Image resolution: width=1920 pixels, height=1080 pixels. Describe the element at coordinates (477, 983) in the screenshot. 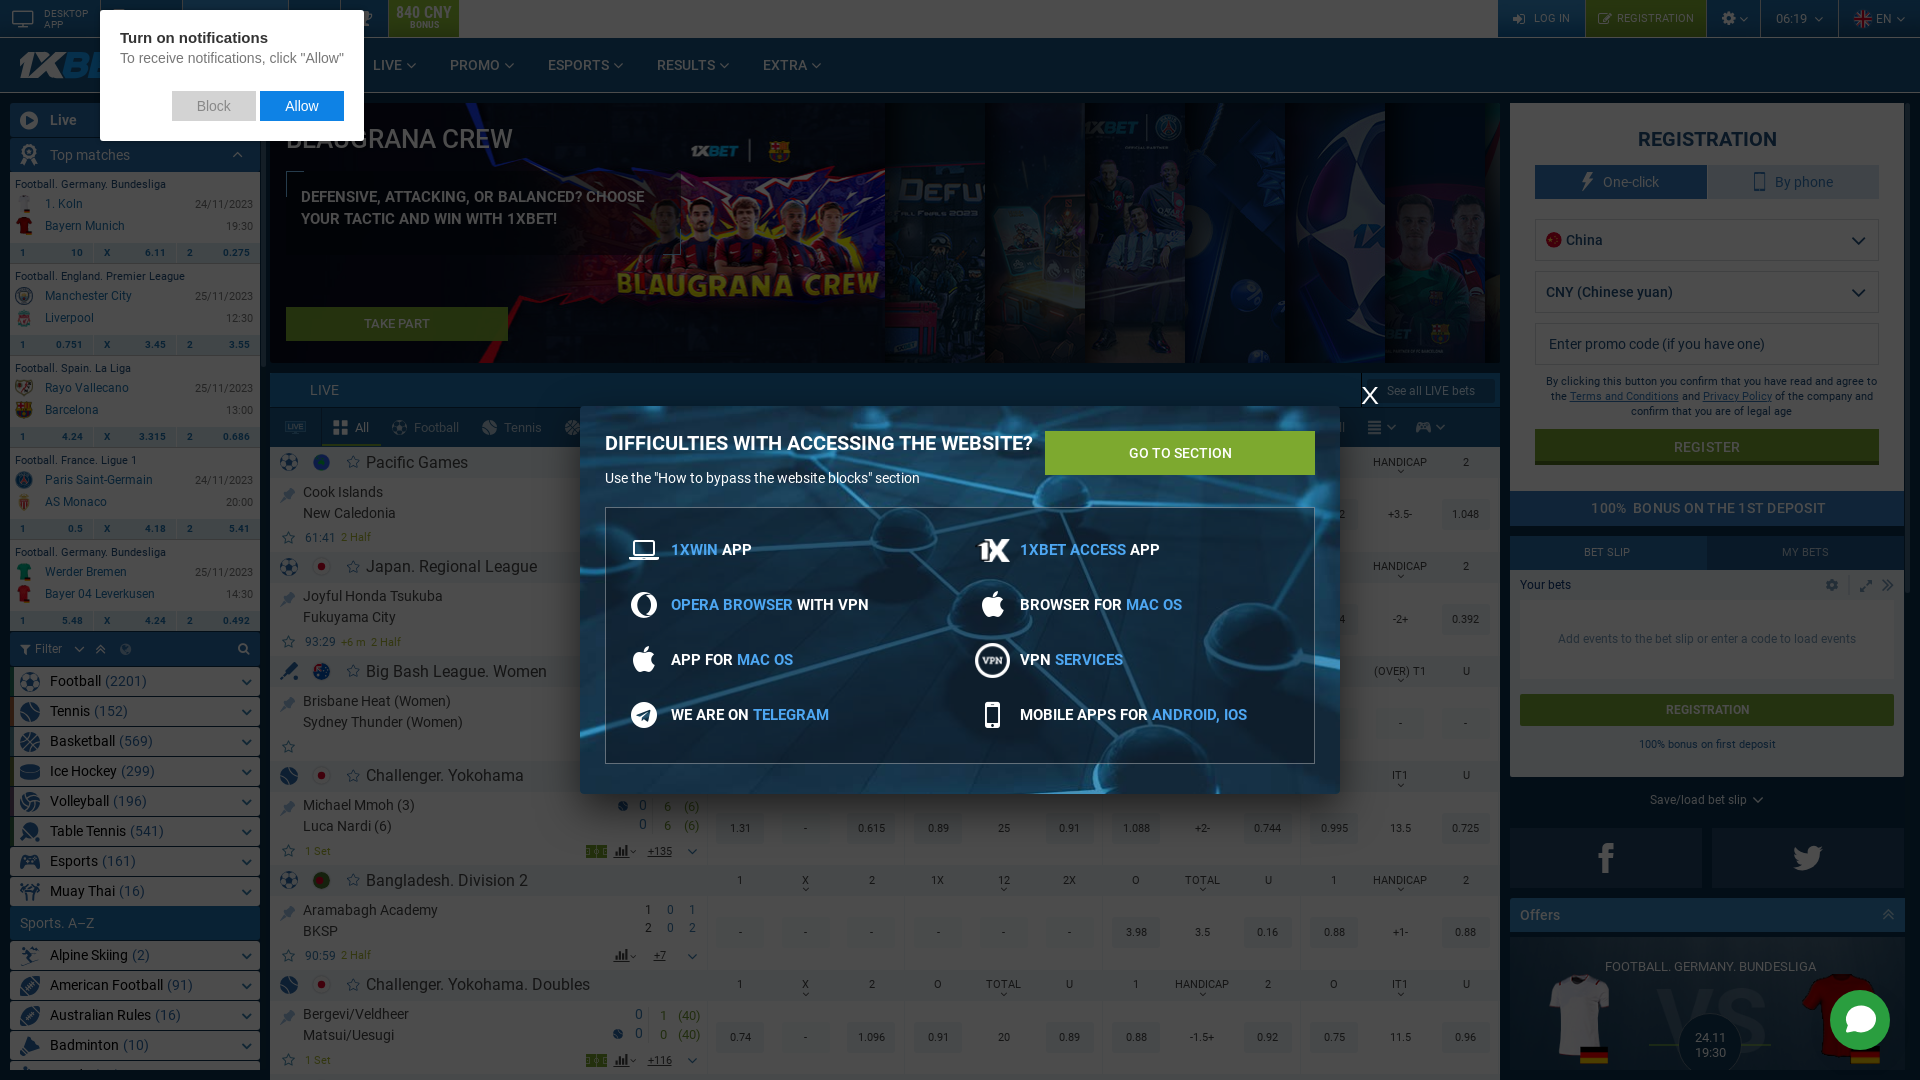

I see `'Challenger. Yokohama. Doubles'` at that location.